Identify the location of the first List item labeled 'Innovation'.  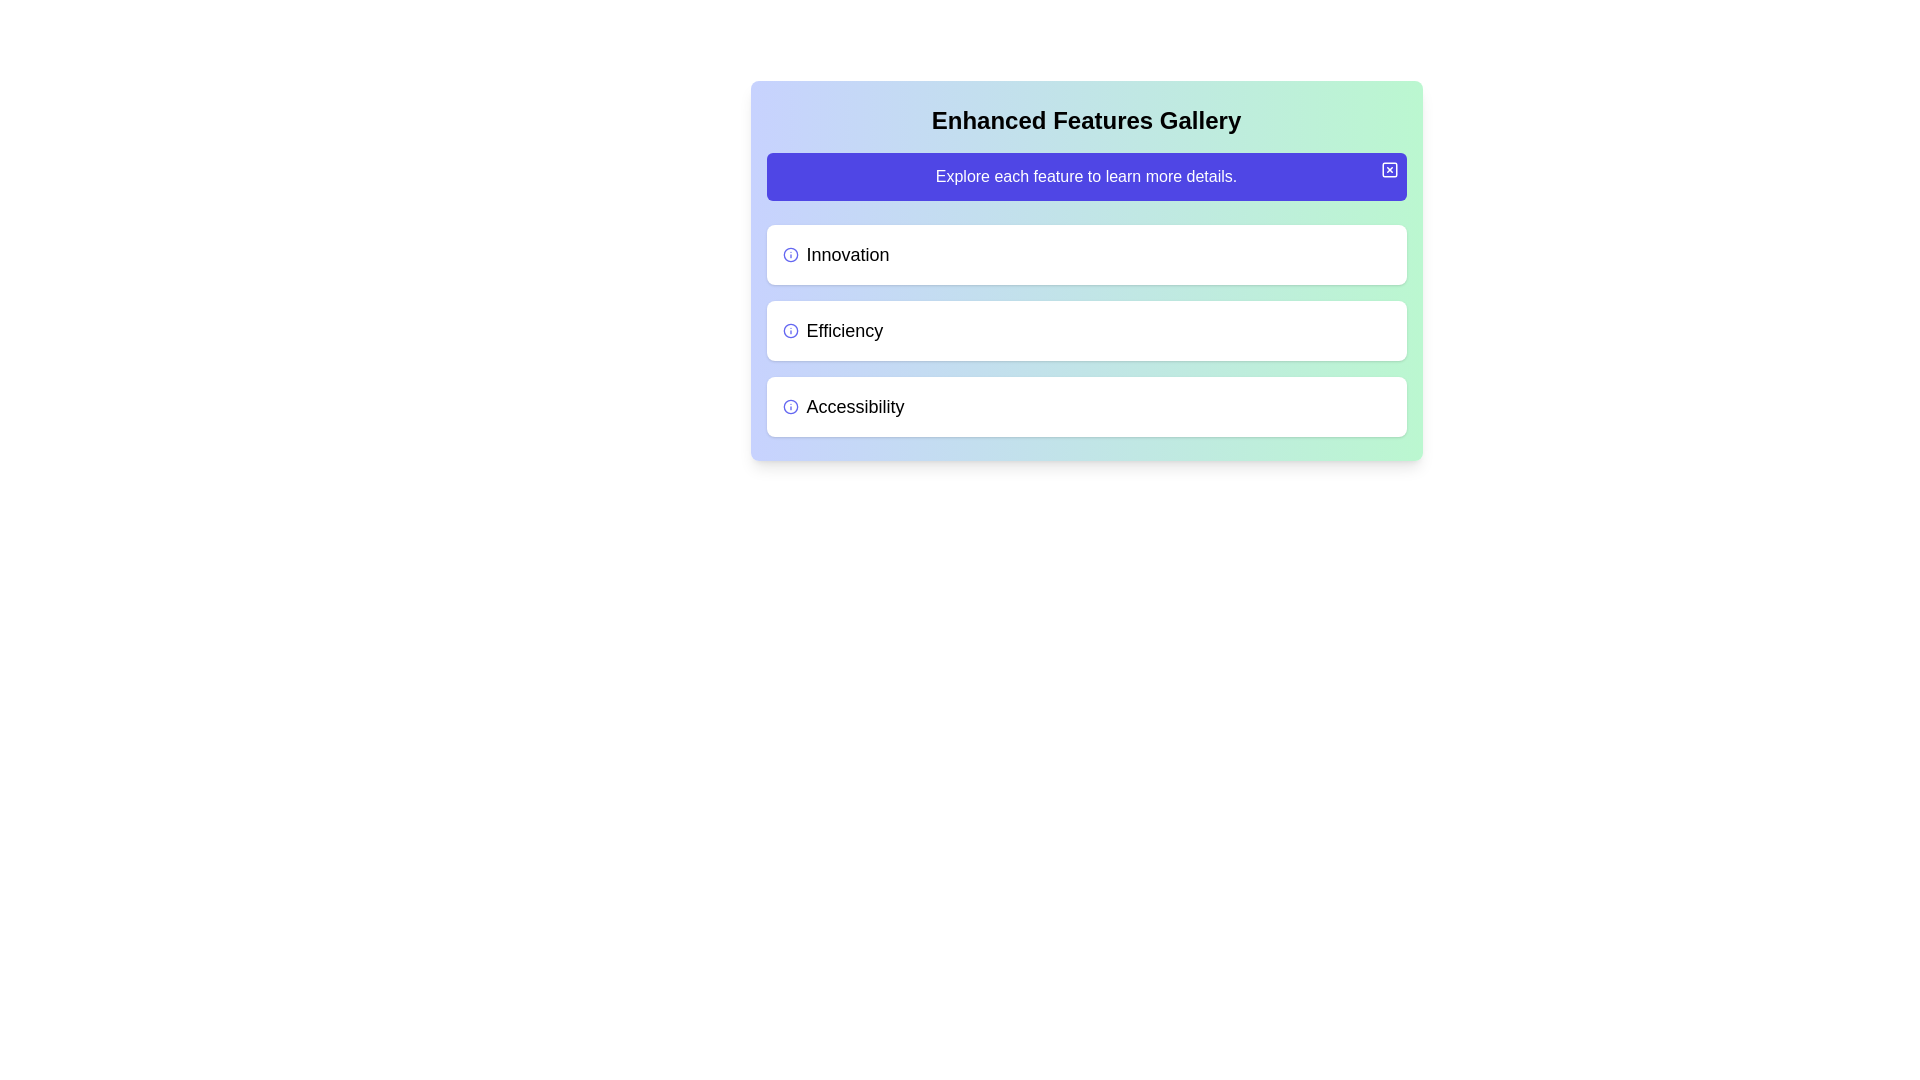
(1085, 253).